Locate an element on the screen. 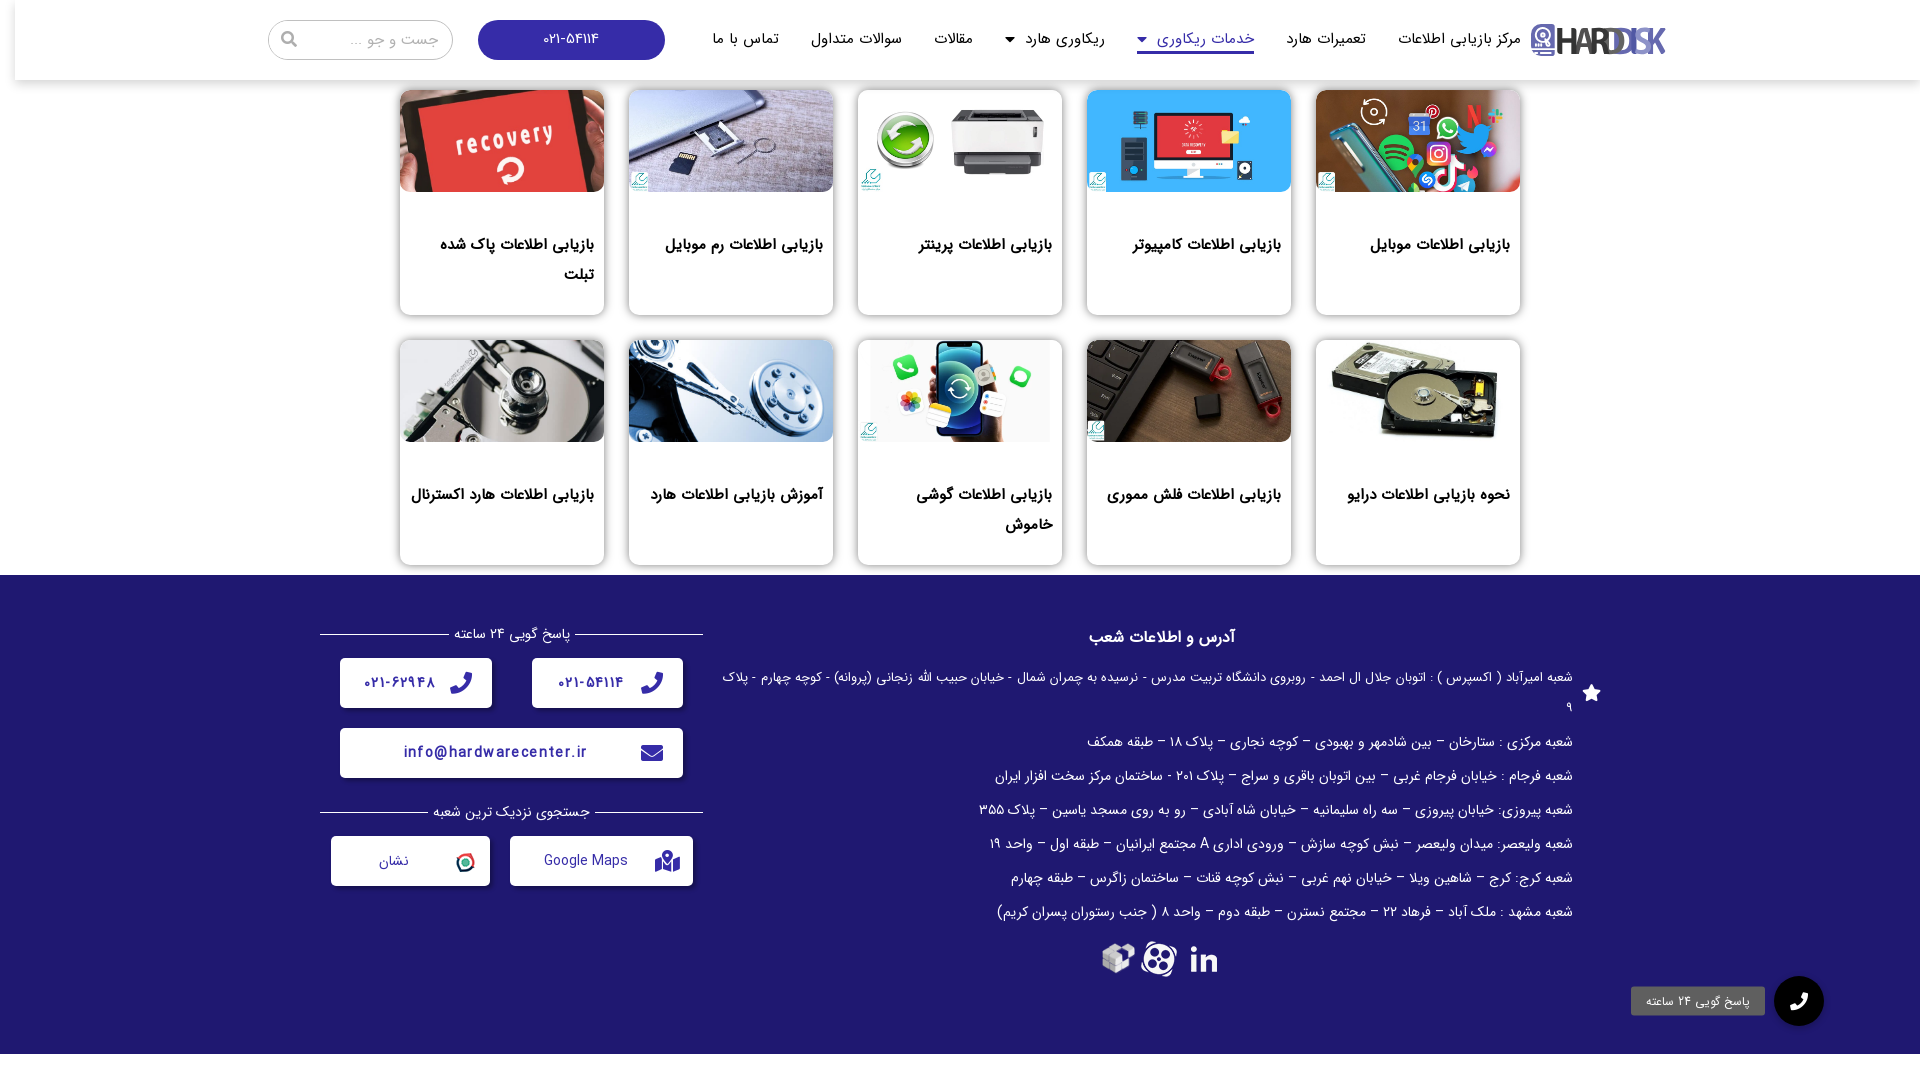  '021-62948' is located at coordinates (399, 681).